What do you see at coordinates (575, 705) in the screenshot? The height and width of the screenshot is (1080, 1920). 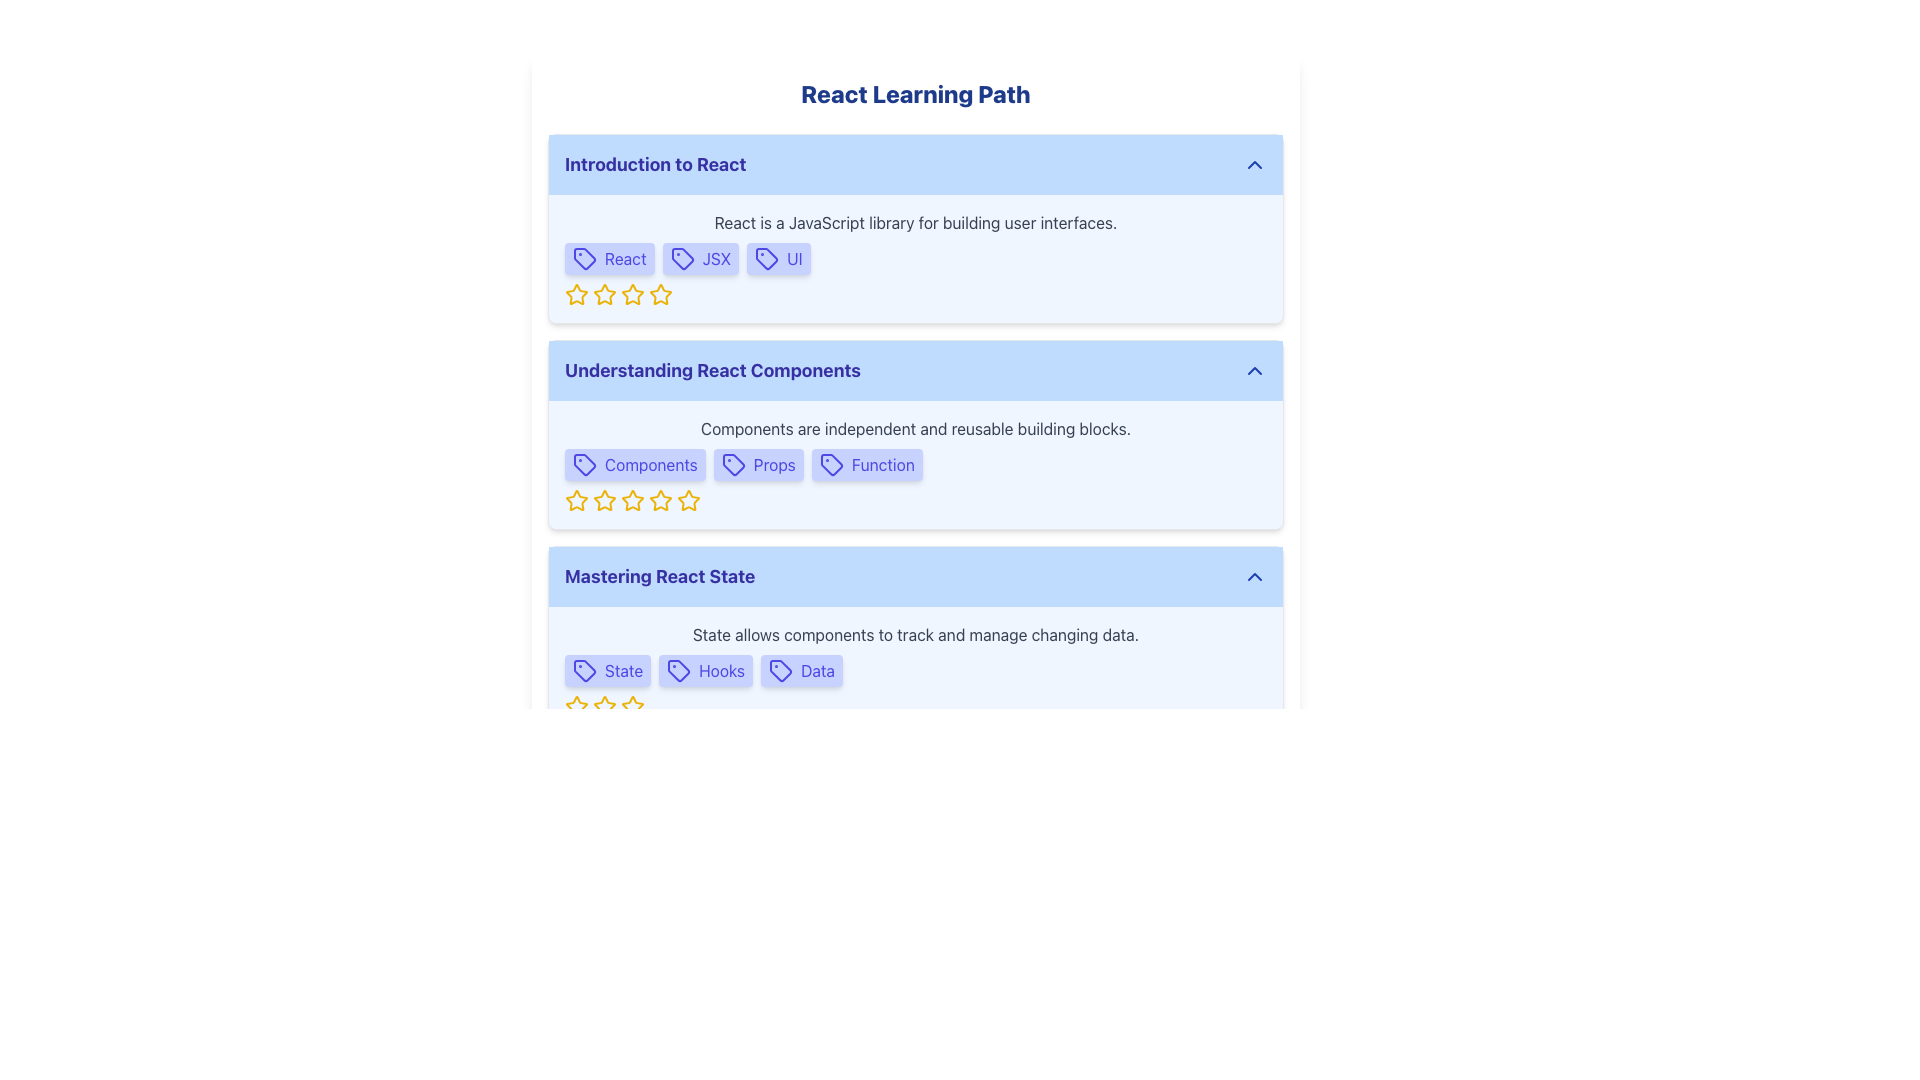 I see `the first star icon in the rating system located in the 'Mastering React State' section to indicate a rating level` at bounding box center [575, 705].